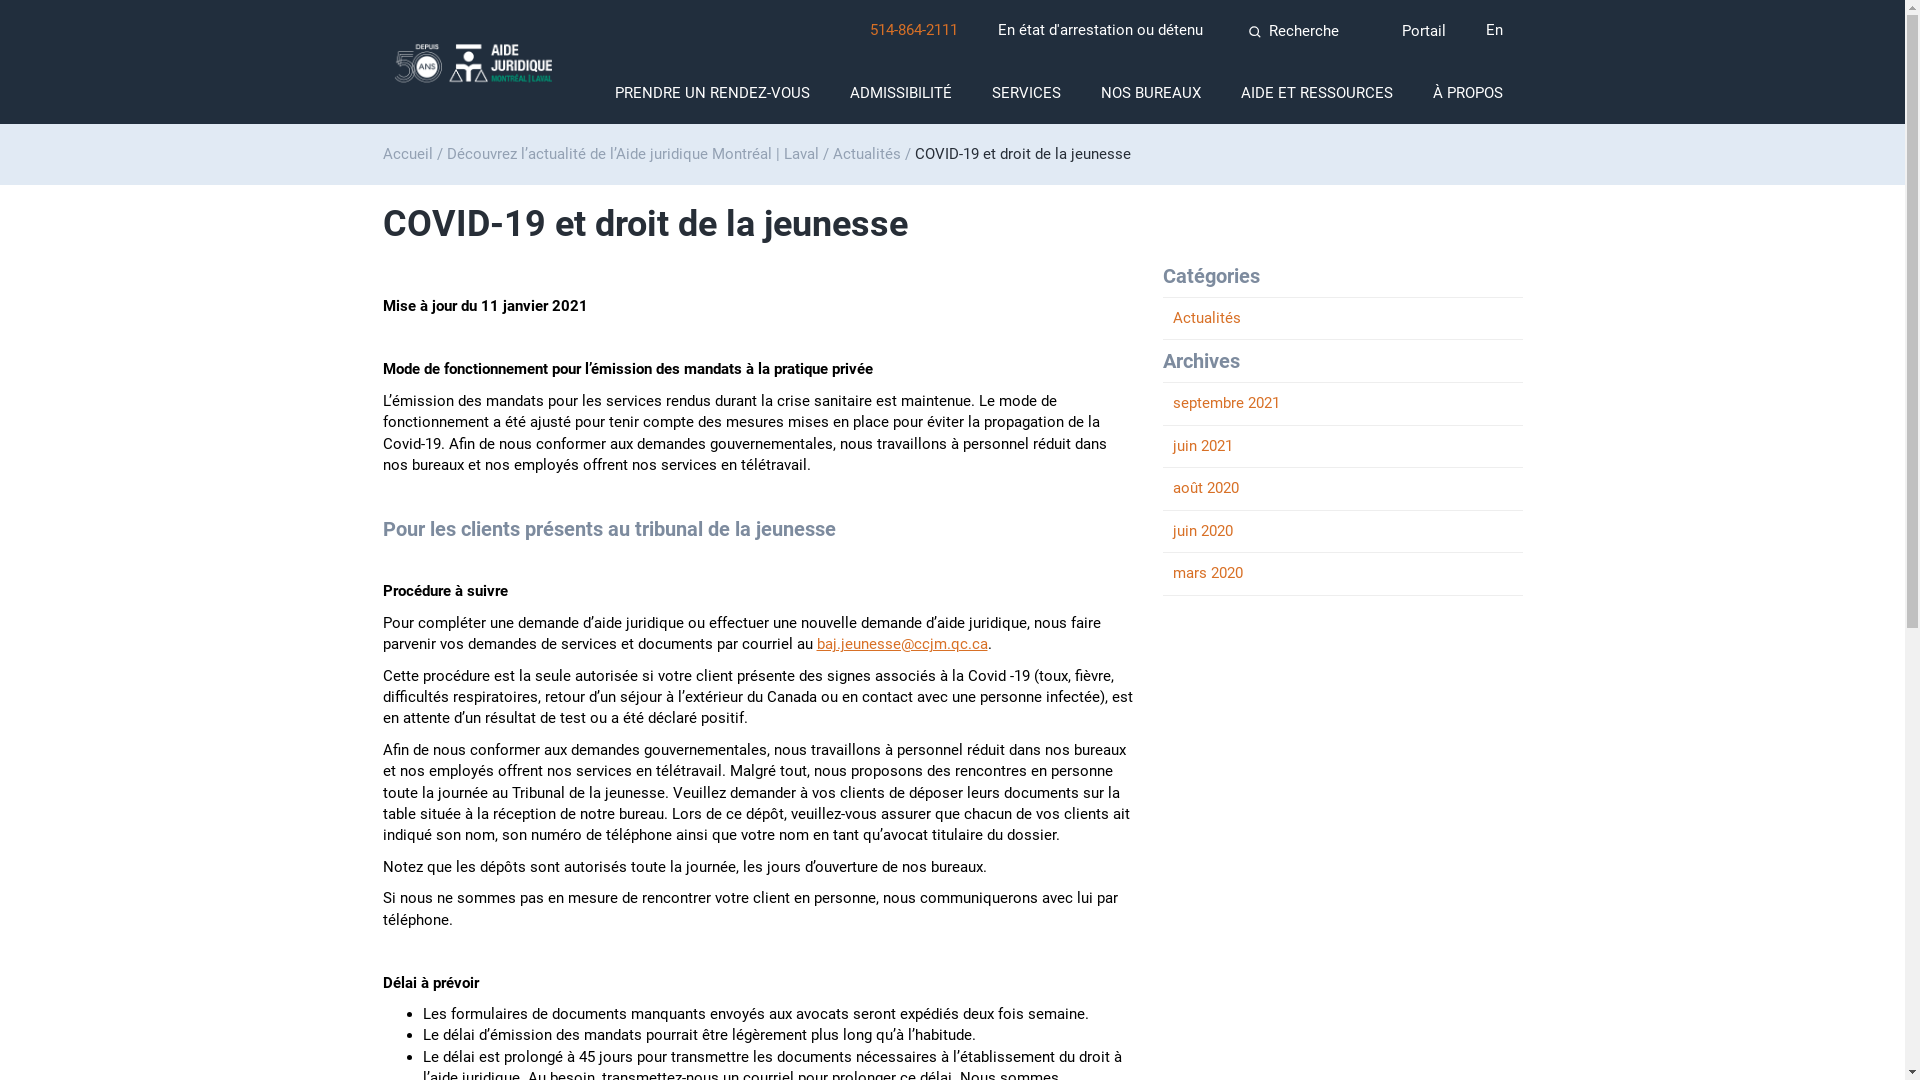 The height and width of the screenshot is (1080, 1920). I want to click on 'PRENDRE UN RENDEZ-VOUS', so click(711, 93).